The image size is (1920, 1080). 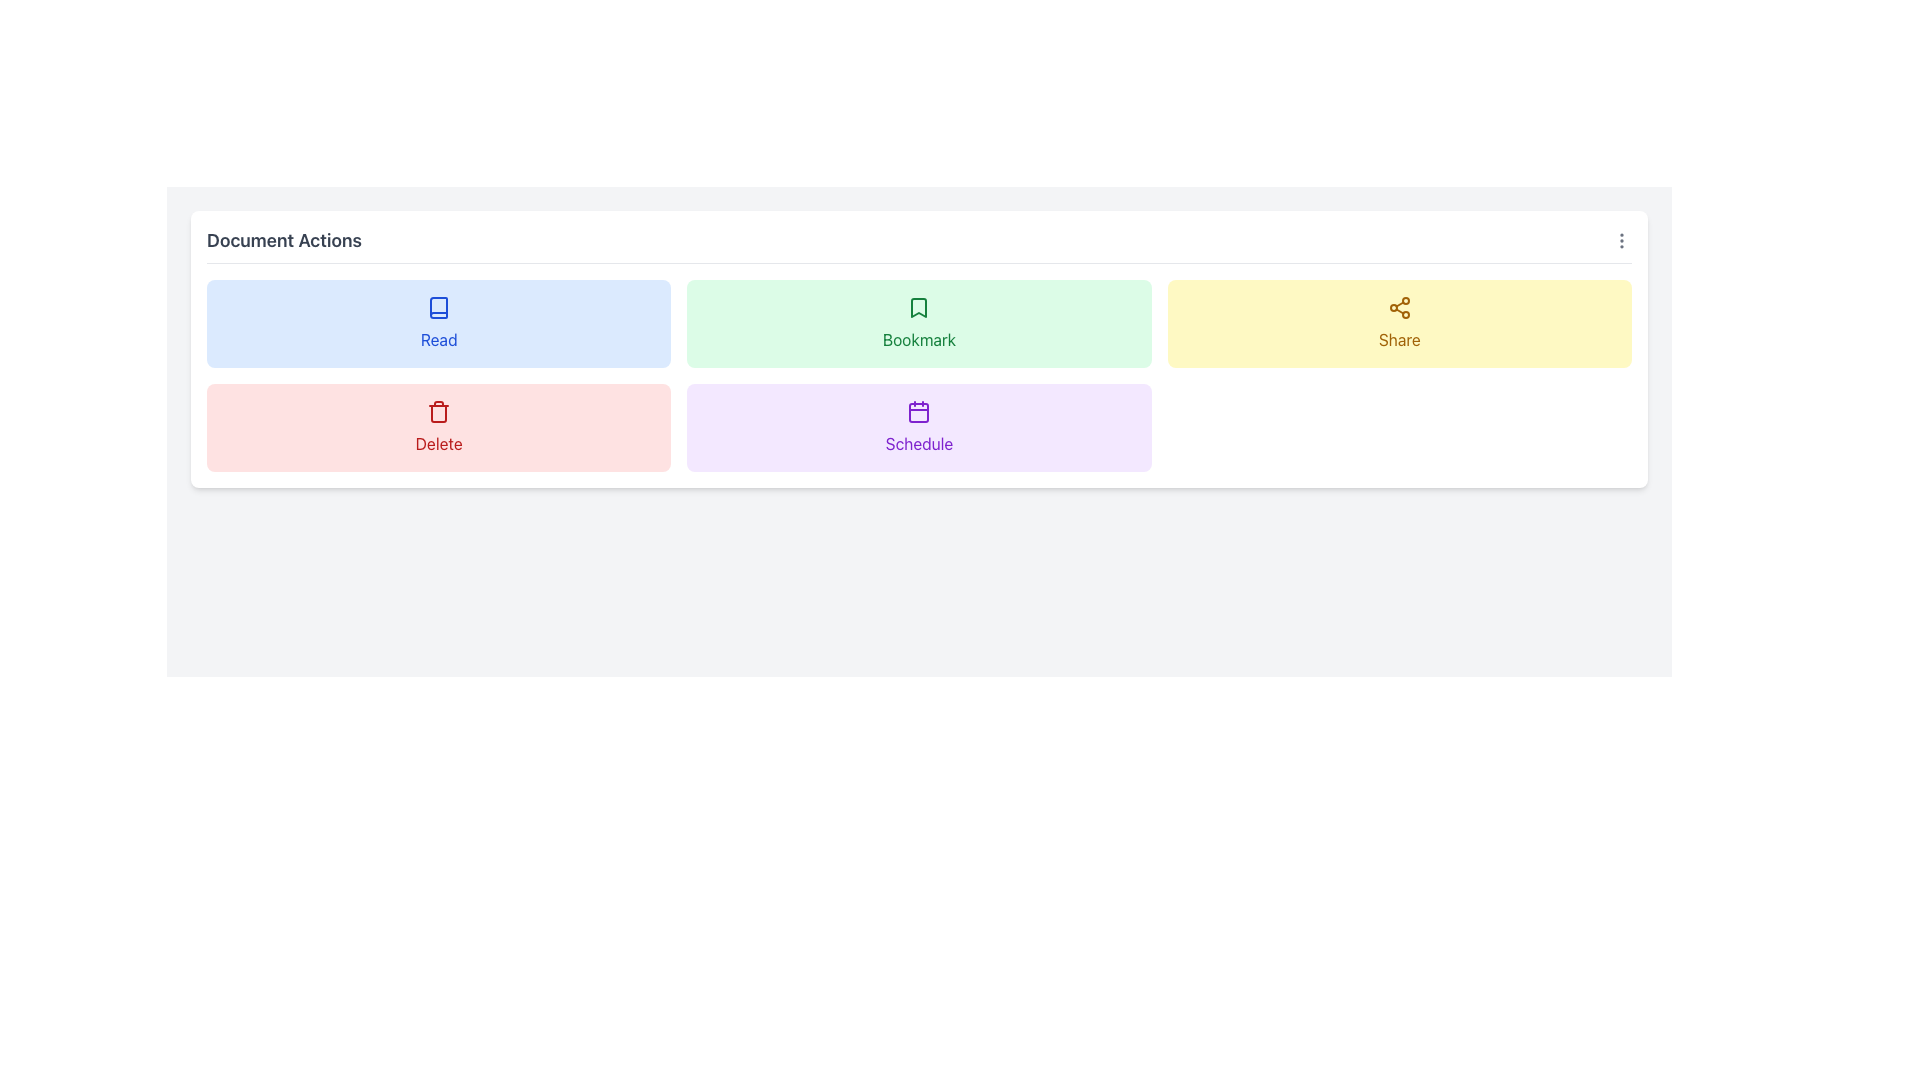 What do you see at coordinates (918, 308) in the screenshot?
I see `the green bookmark icon located in the first row, third cell of the 'Document Actions' section` at bounding box center [918, 308].